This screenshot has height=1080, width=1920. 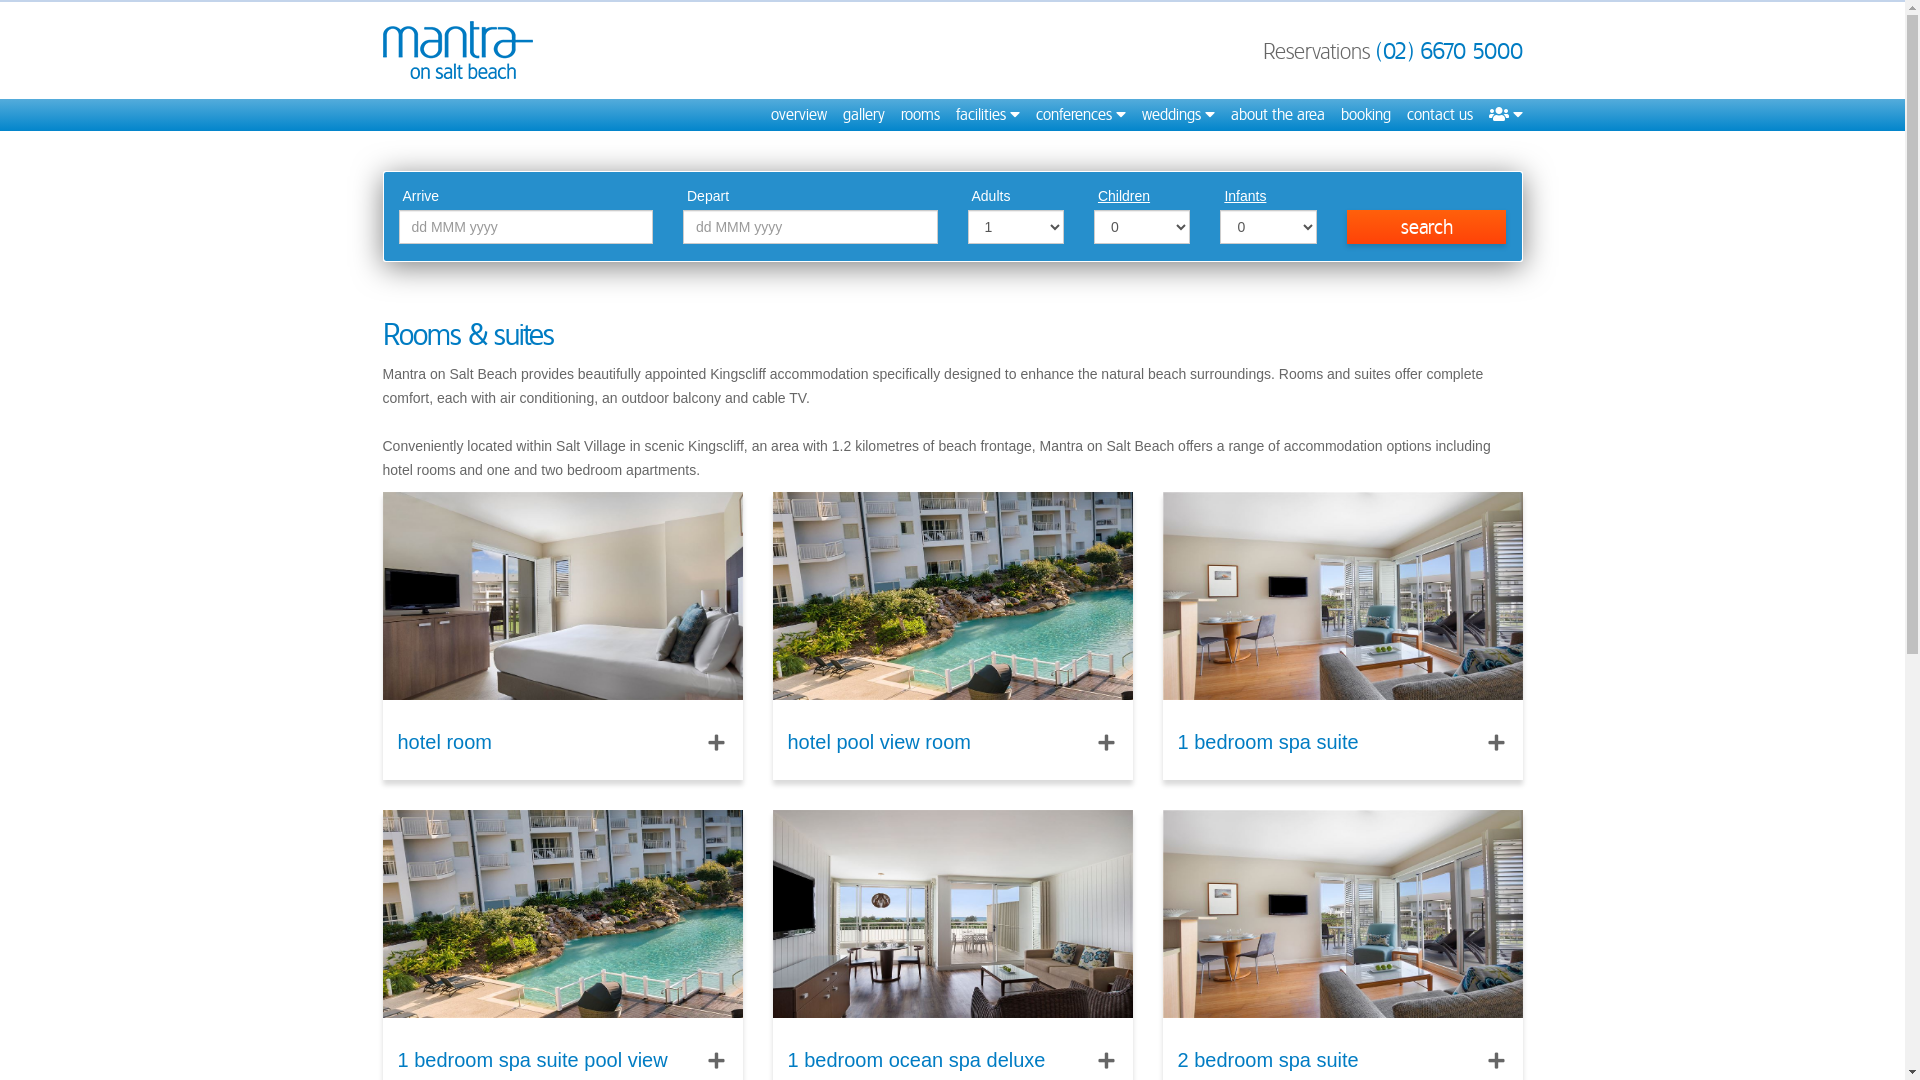 What do you see at coordinates (918, 115) in the screenshot?
I see `'rooms'` at bounding box center [918, 115].